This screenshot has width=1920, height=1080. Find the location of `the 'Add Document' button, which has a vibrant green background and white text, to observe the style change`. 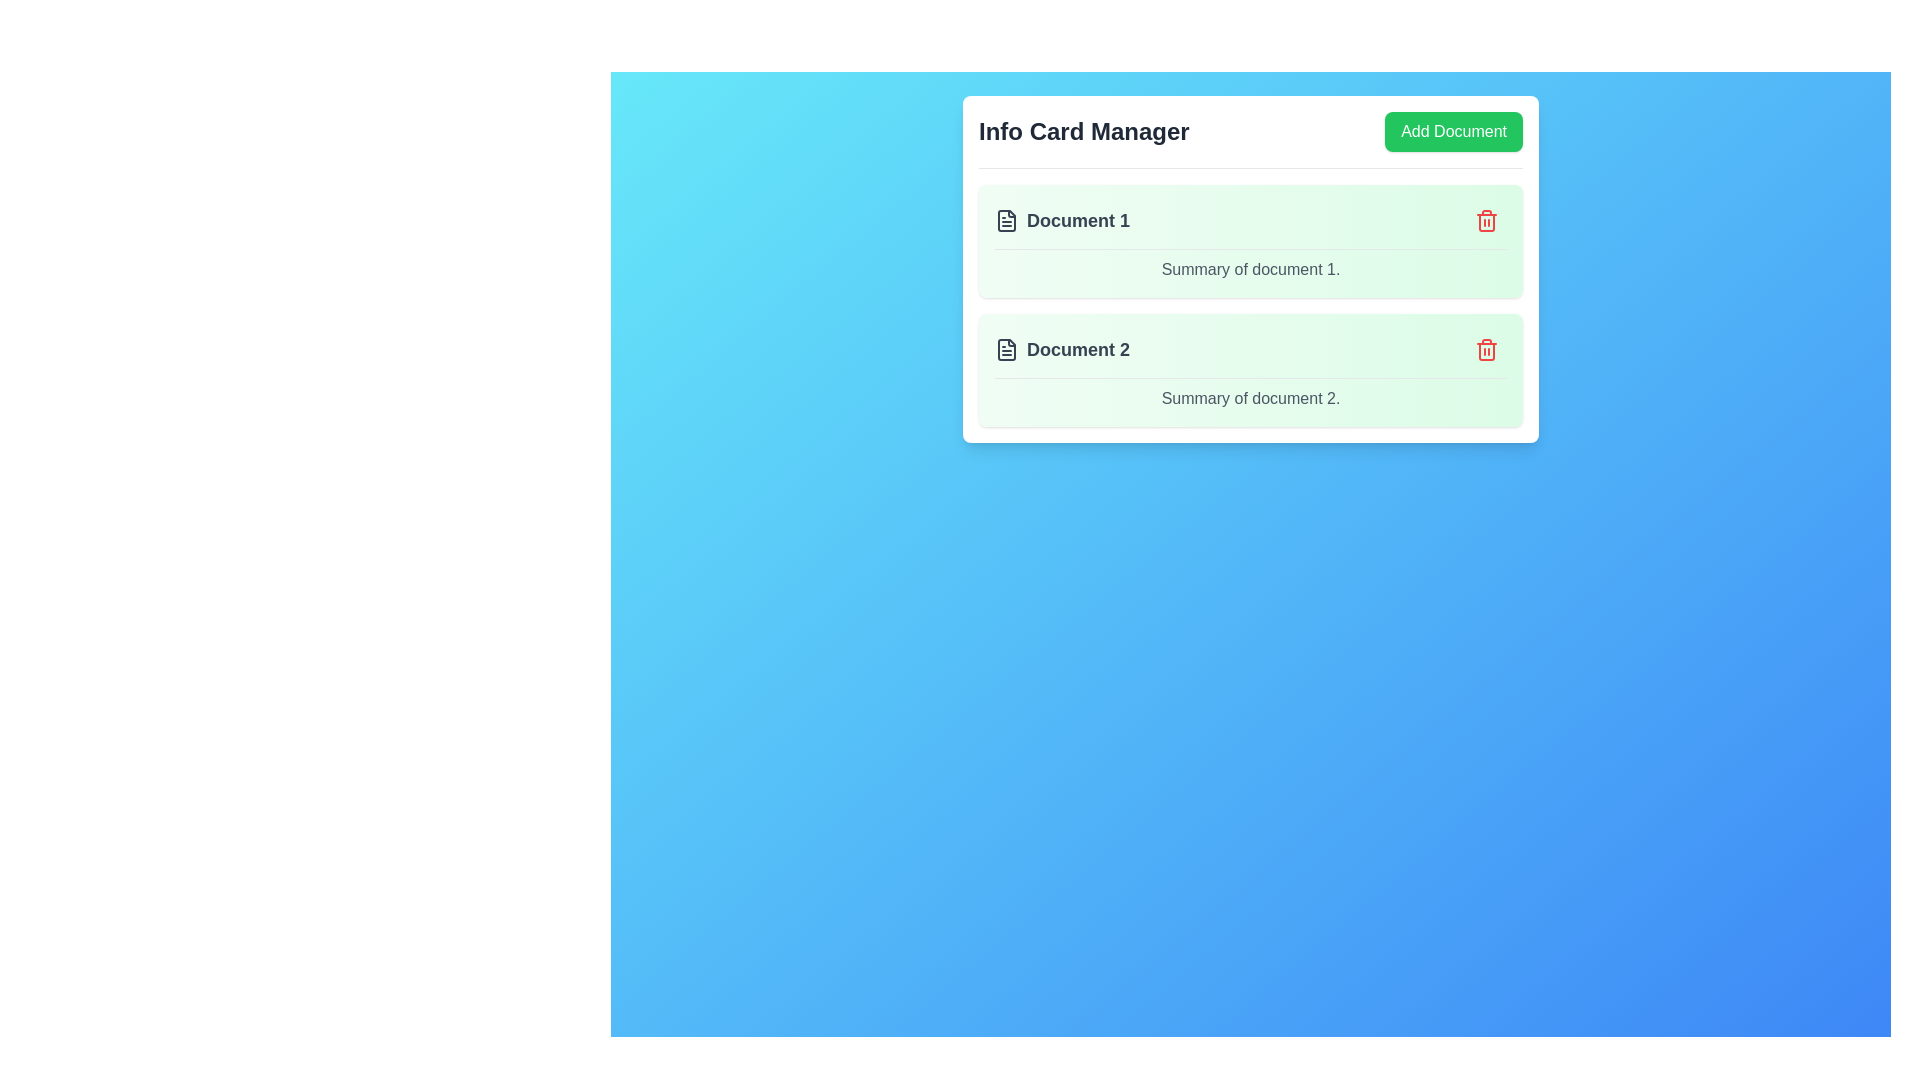

the 'Add Document' button, which has a vibrant green background and white text, to observe the style change is located at coordinates (1454, 131).